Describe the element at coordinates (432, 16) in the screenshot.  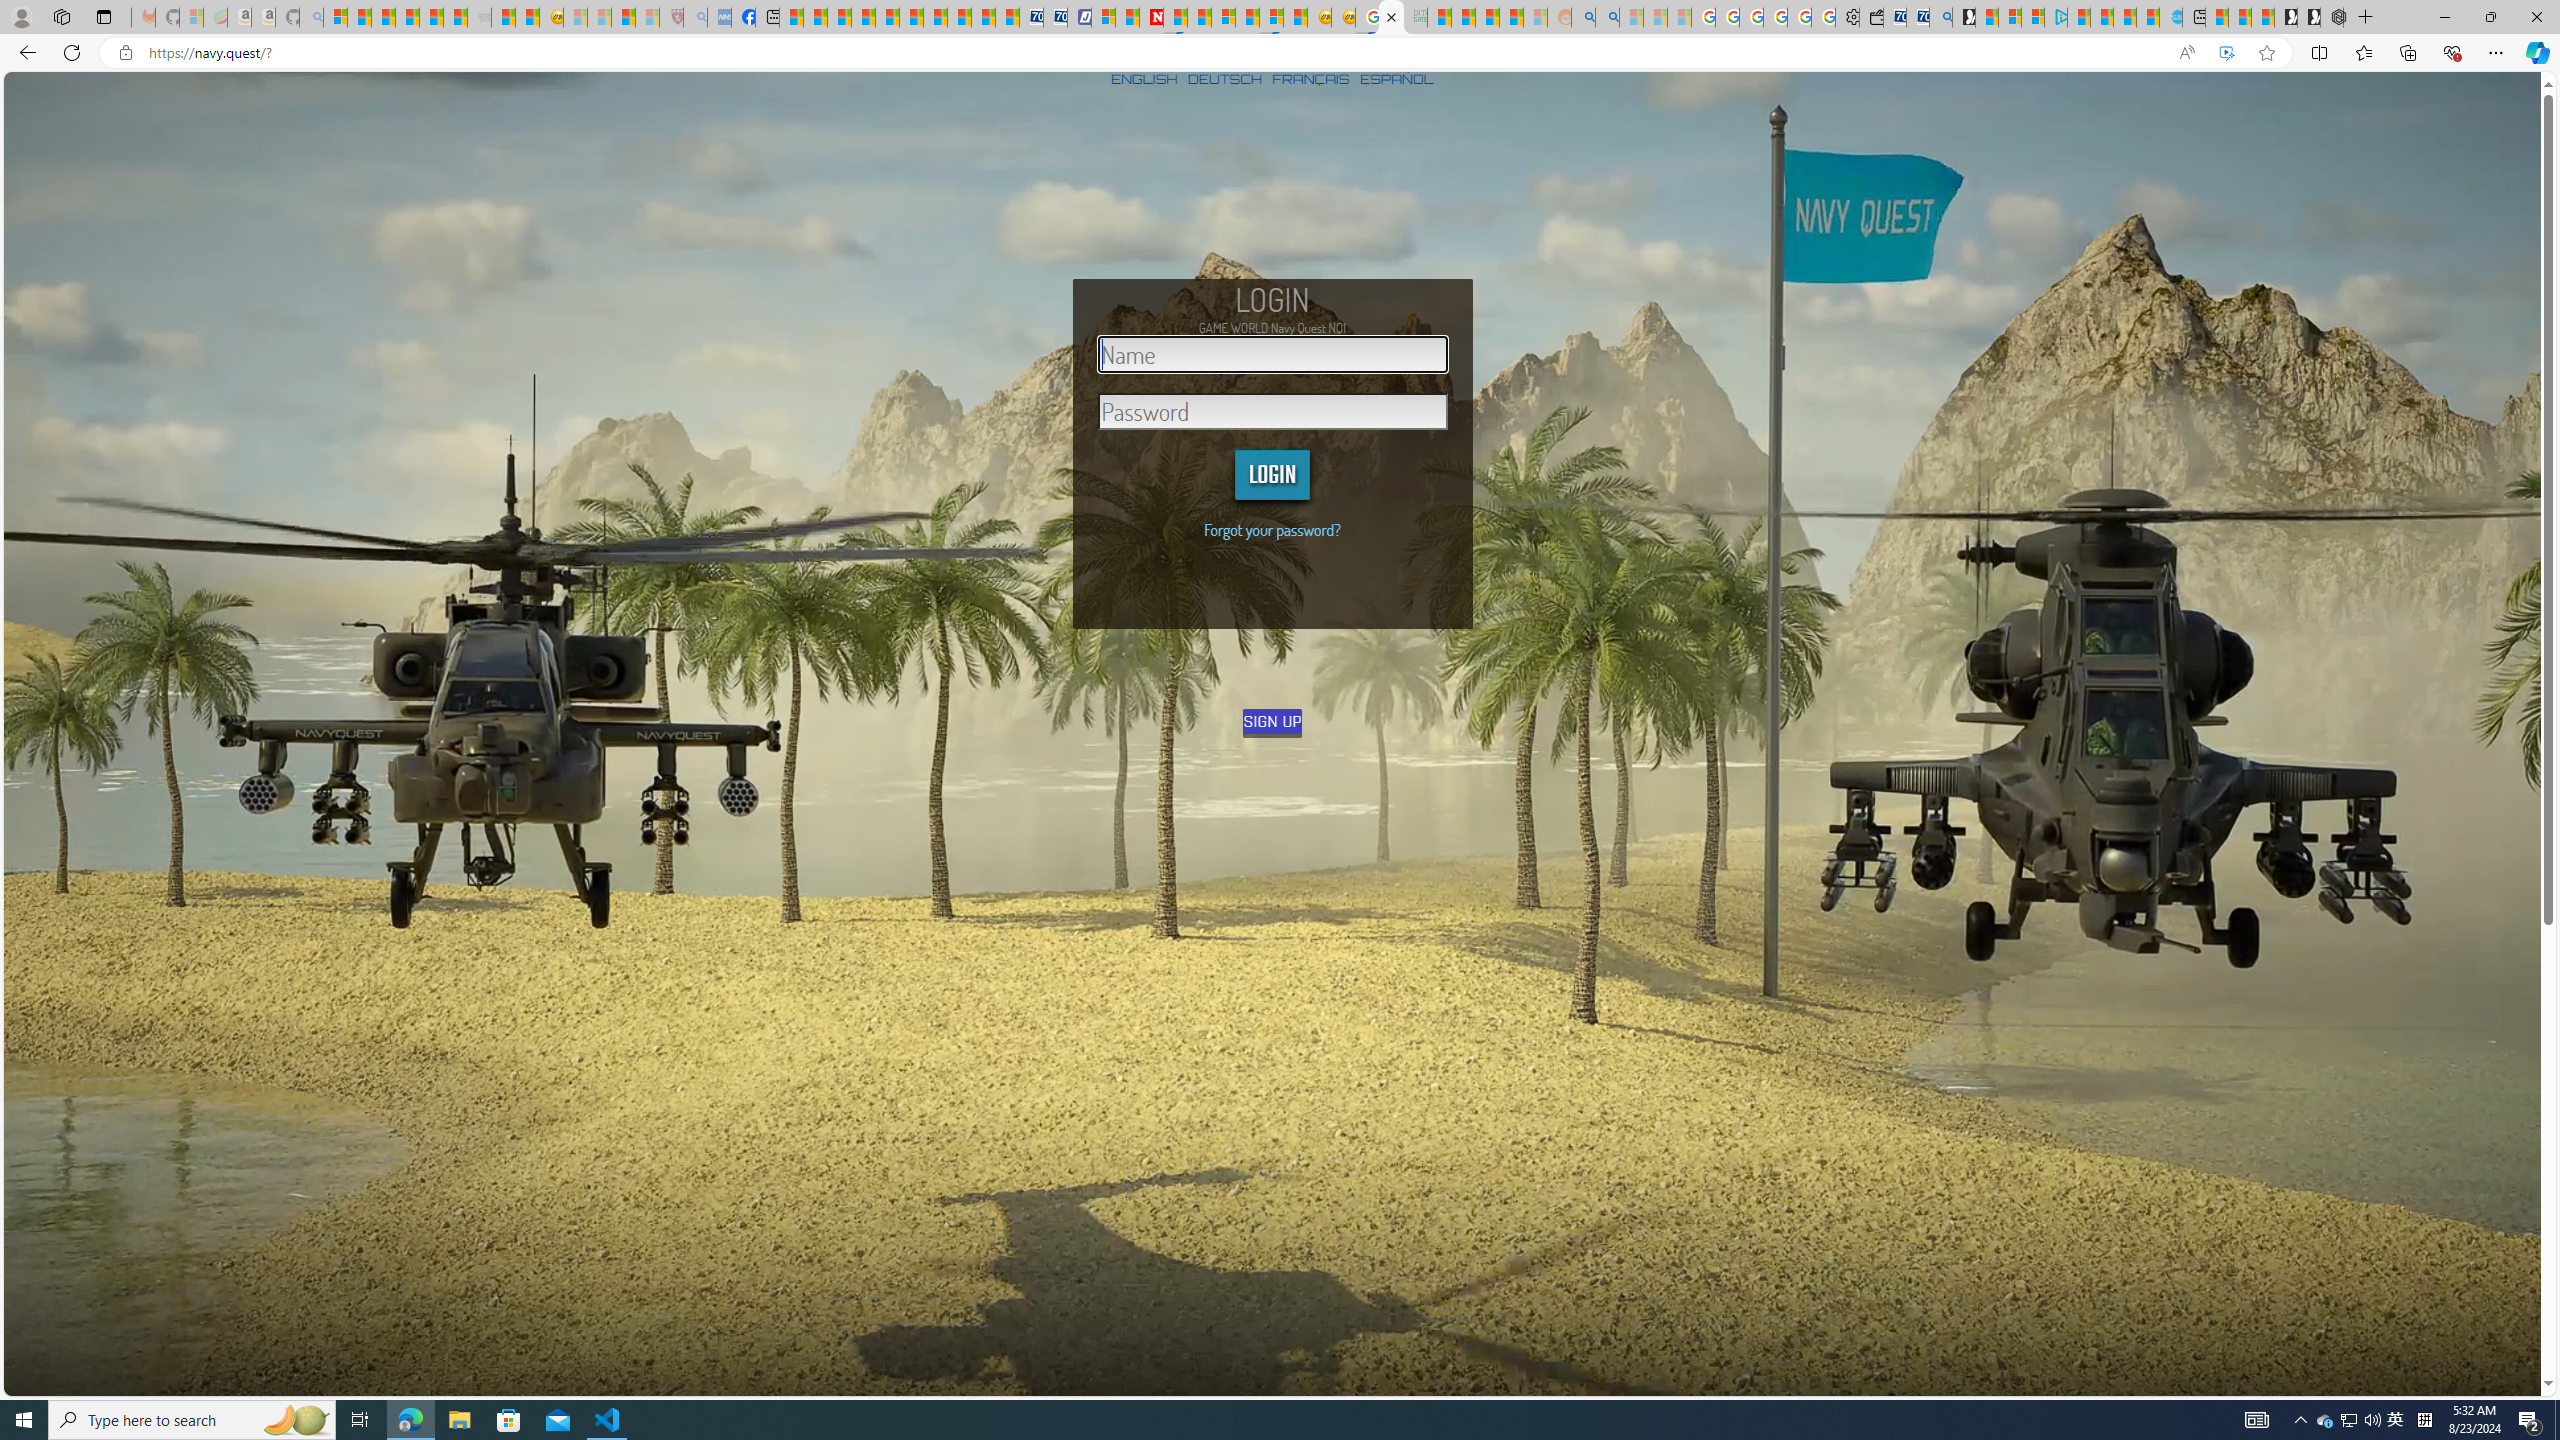
I see `'New Report Confirms 2023 Was Record Hot | Watch'` at that location.